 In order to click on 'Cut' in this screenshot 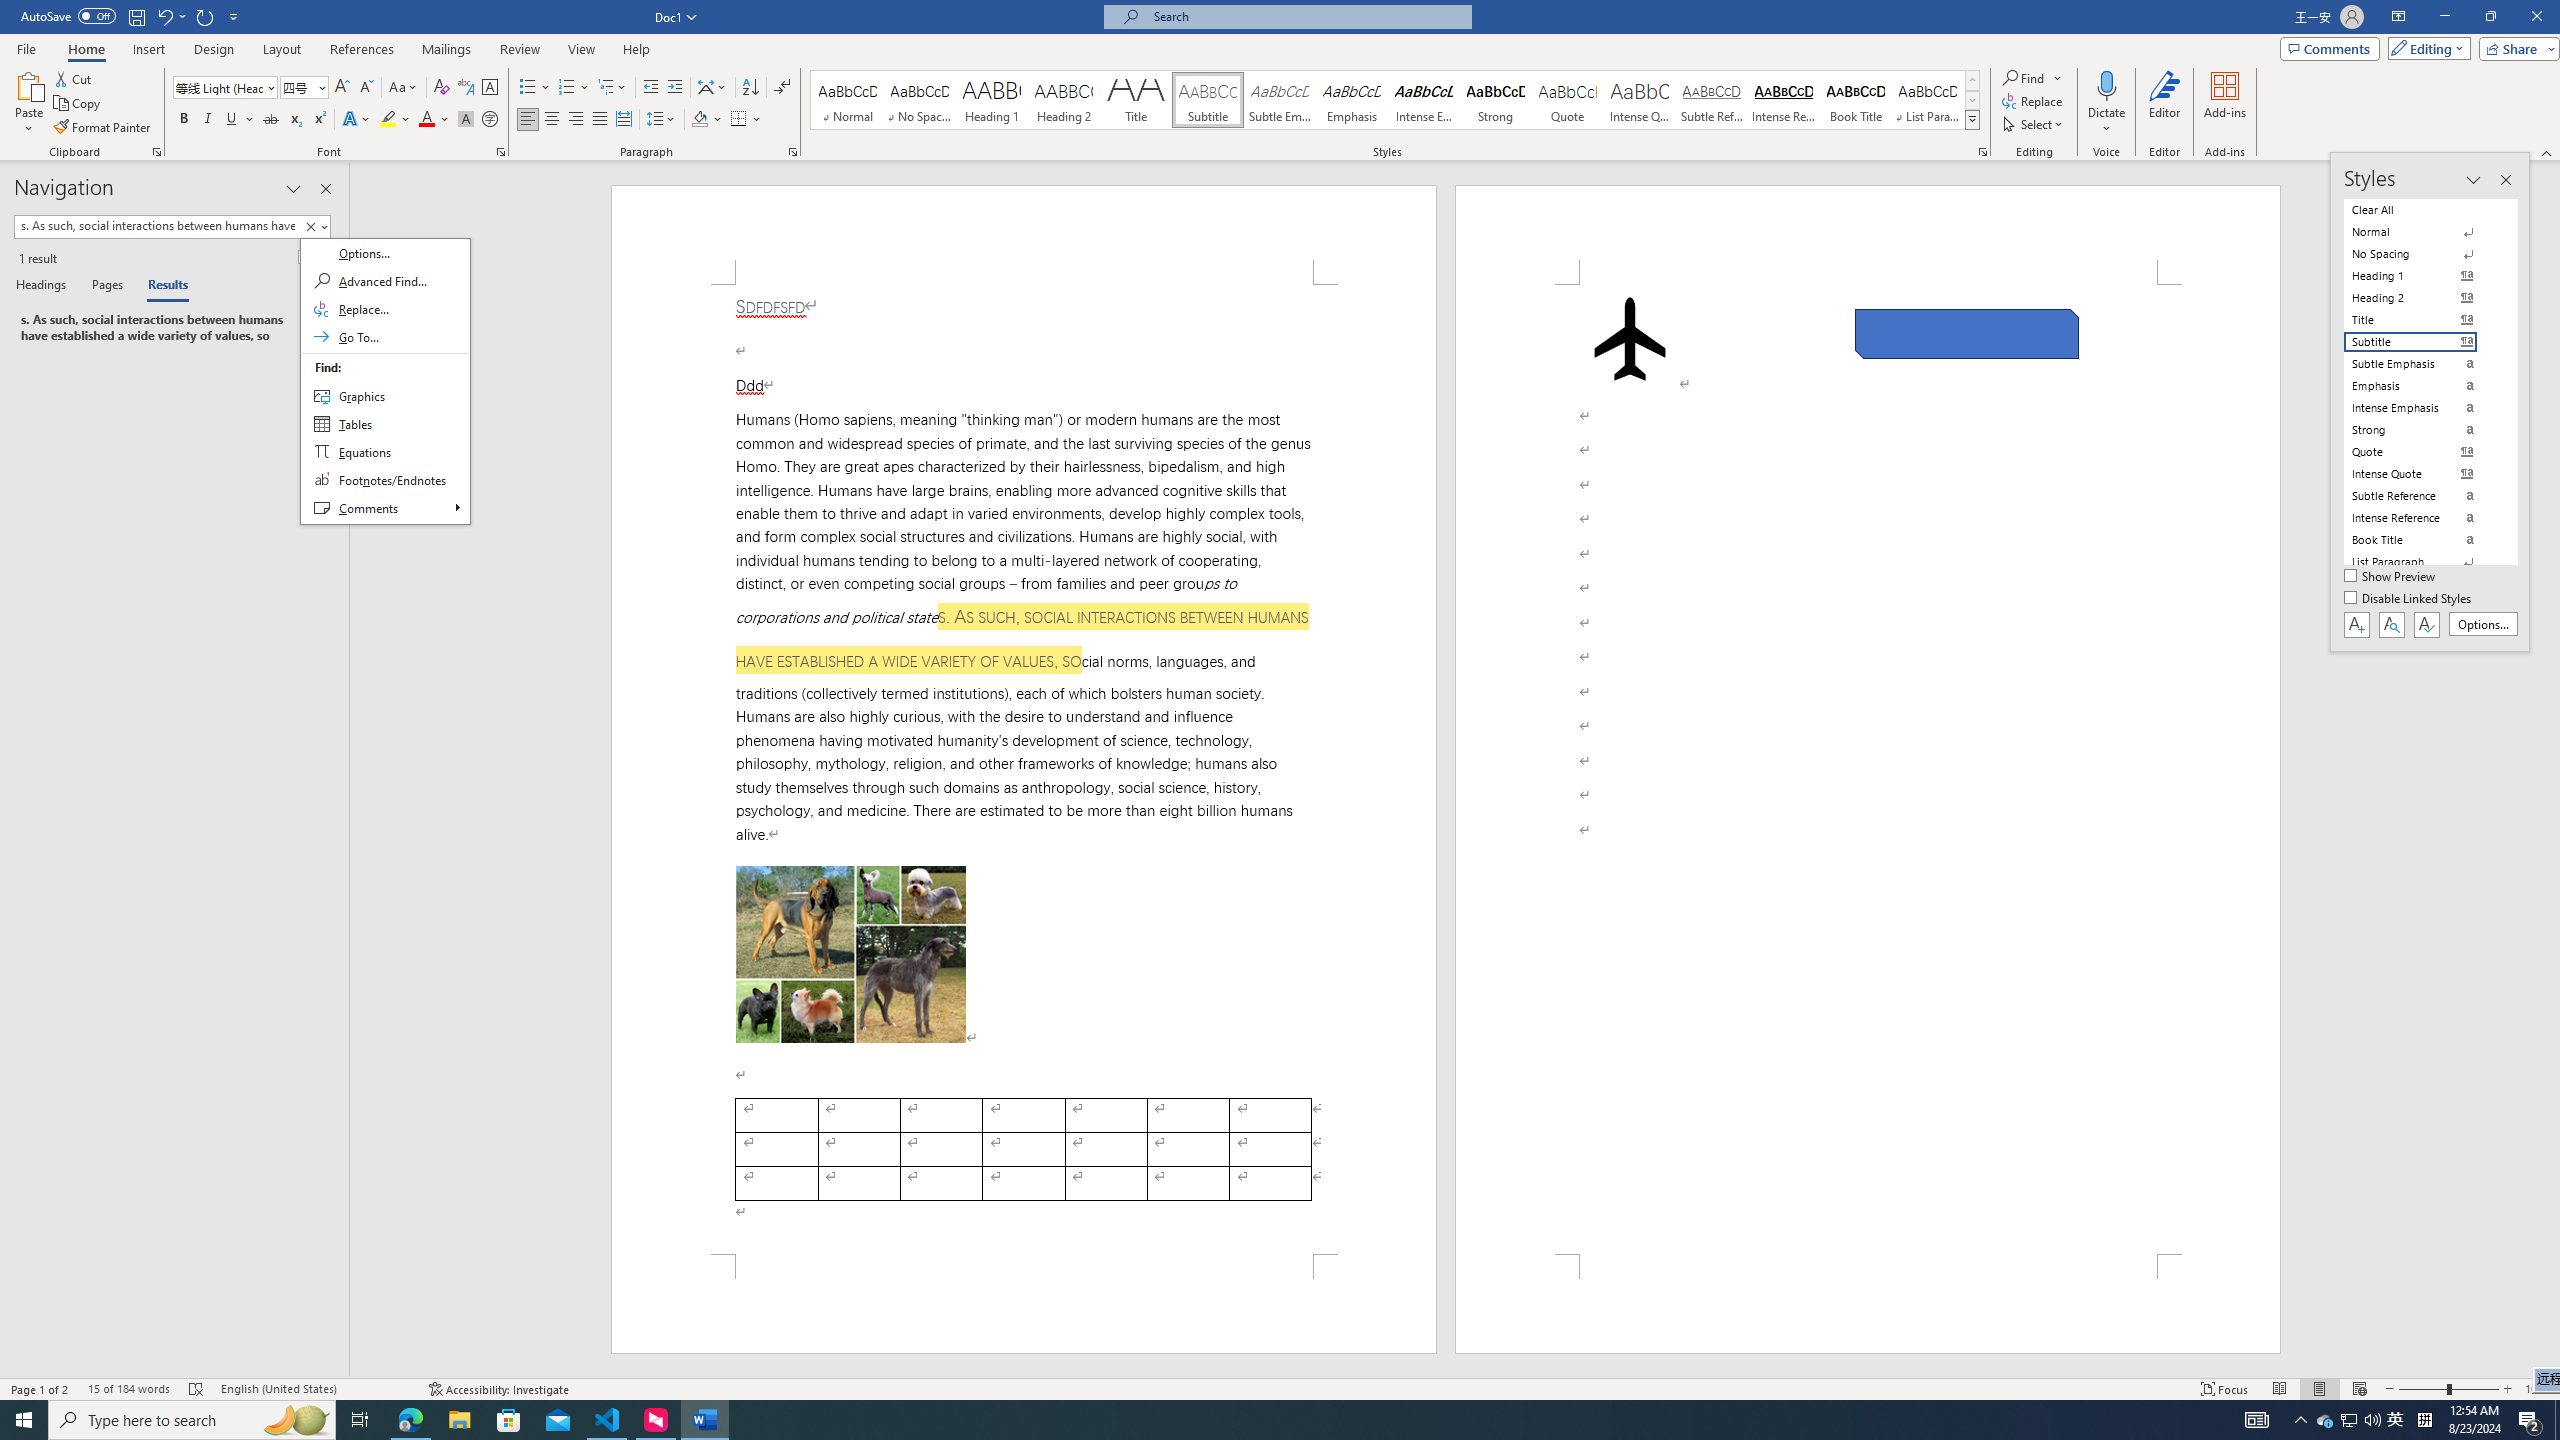, I will do `click(73, 78)`.